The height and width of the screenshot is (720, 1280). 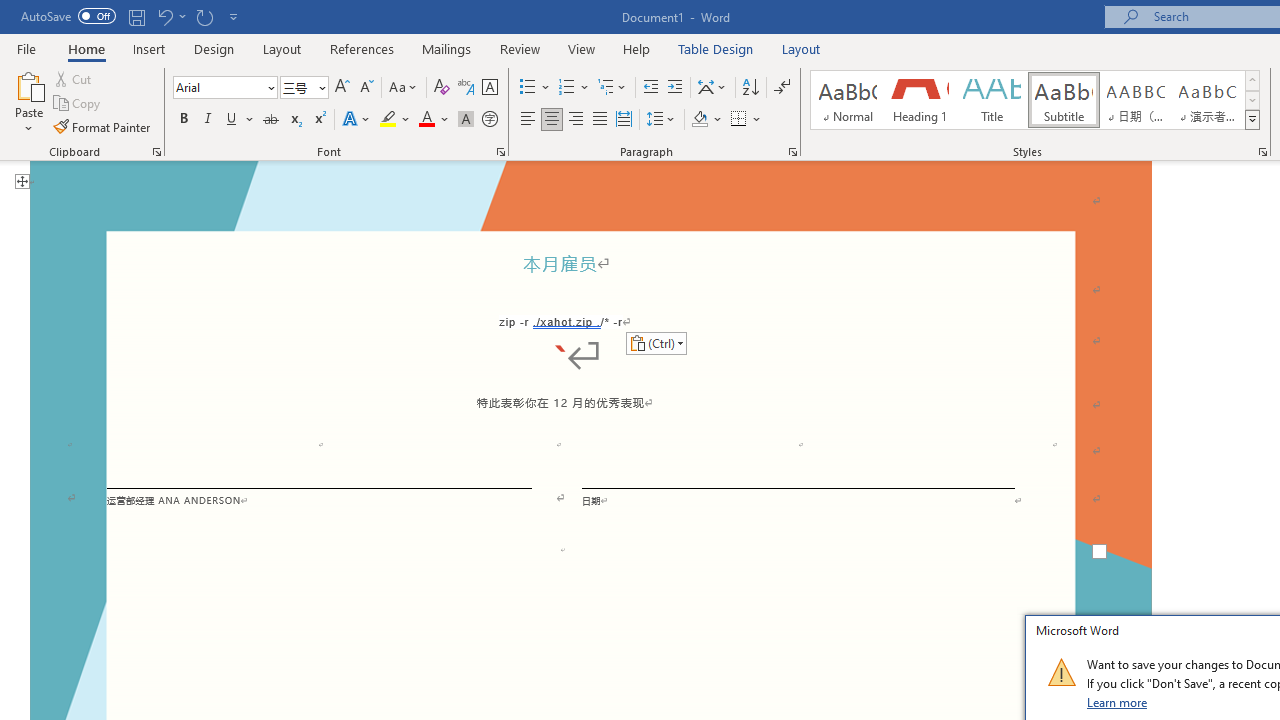 What do you see at coordinates (1117, 701) in the screenshot?
I see `'Learn more'` at bounding box center [1117, 701].